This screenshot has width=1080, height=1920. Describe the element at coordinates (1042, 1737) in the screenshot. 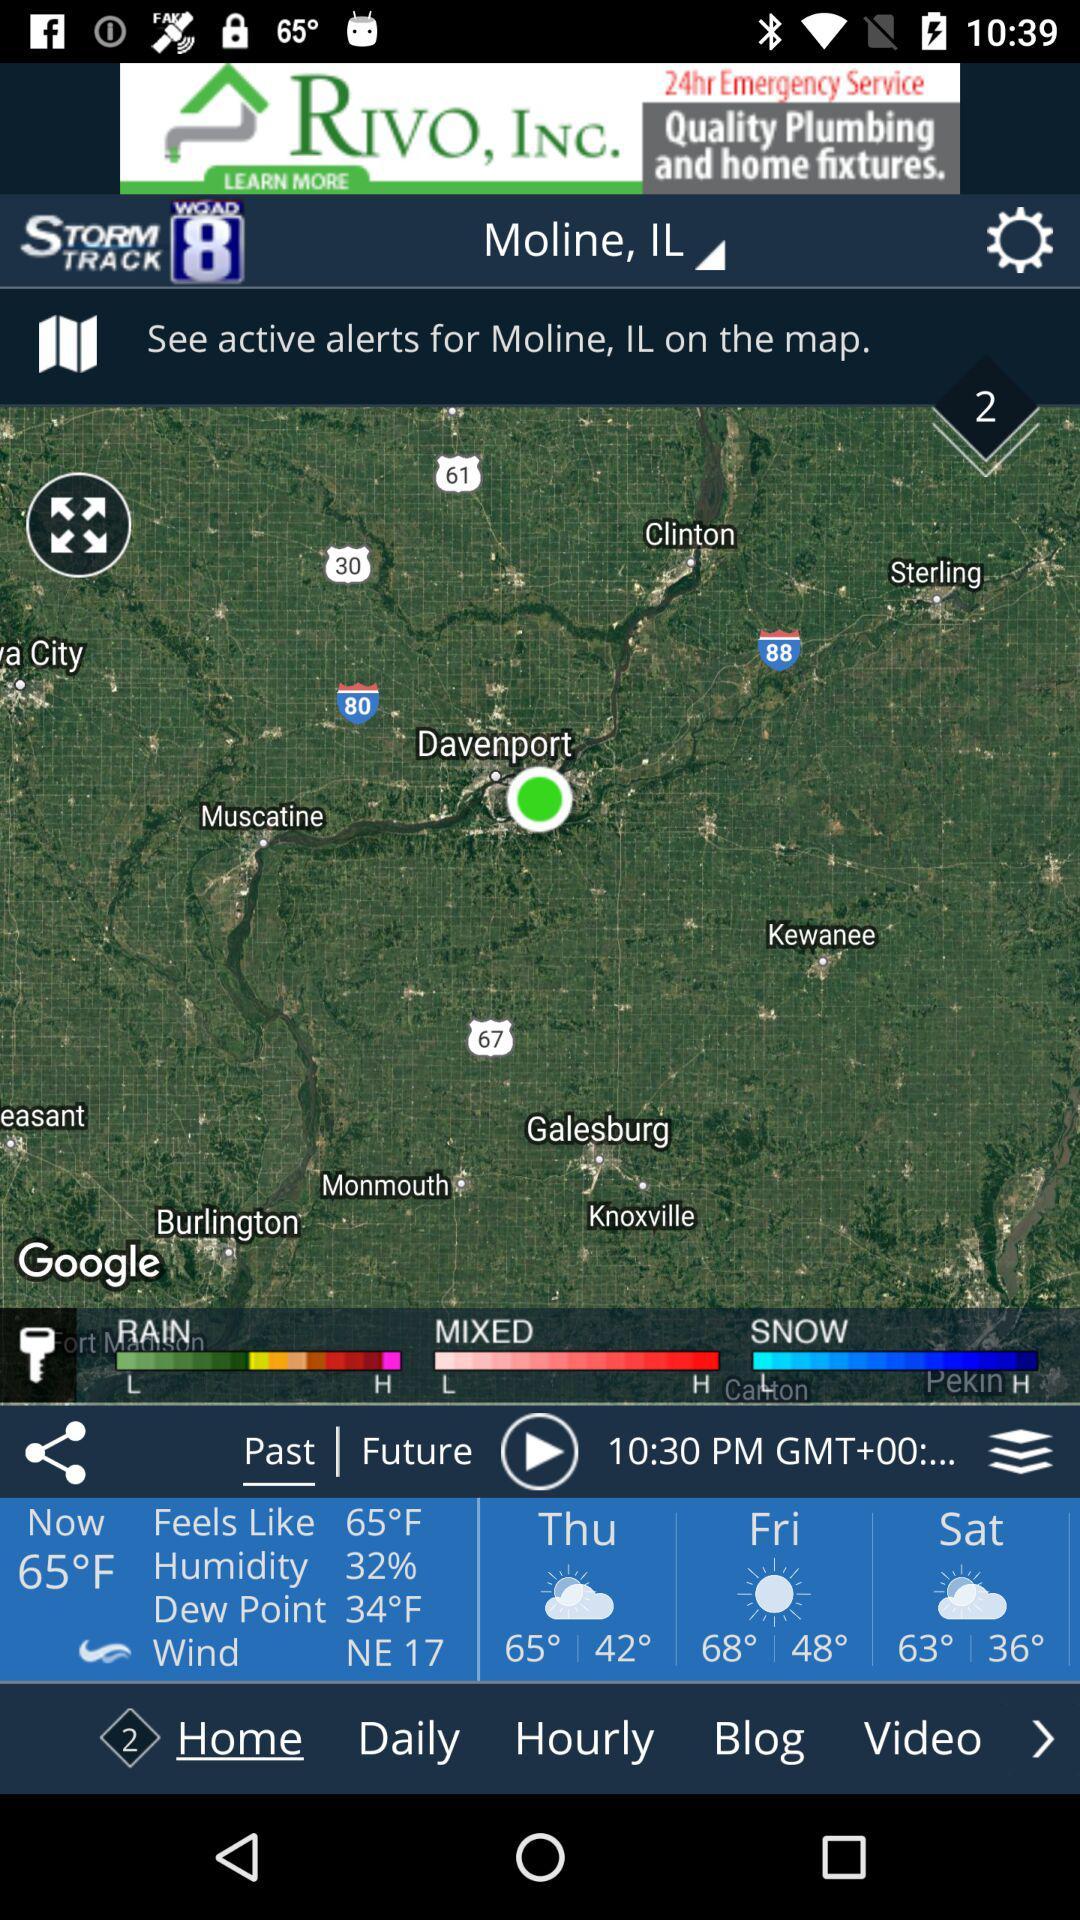

I see `the arrow_forward icon` at that location.